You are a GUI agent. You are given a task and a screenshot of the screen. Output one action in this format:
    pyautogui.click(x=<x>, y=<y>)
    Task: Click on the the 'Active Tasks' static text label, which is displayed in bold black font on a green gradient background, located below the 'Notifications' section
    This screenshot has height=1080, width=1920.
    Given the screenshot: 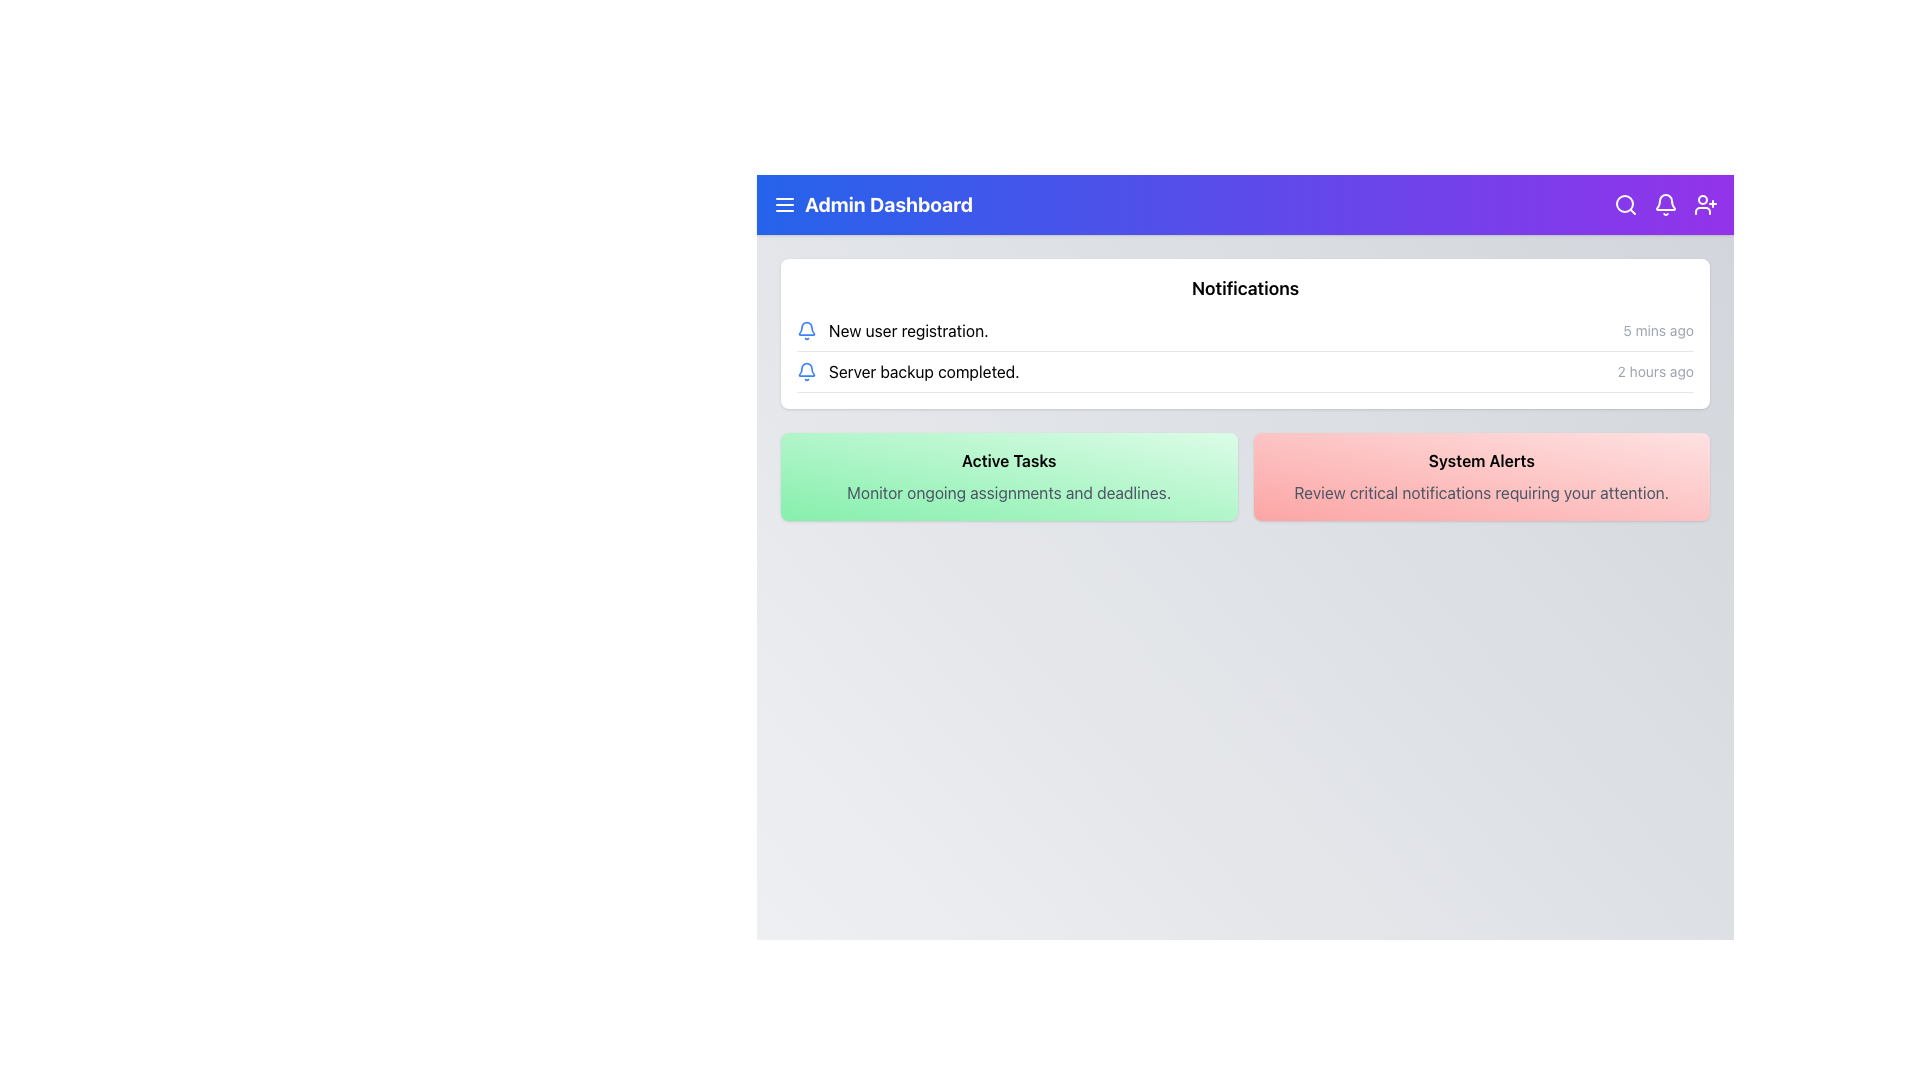 What is the action you would take?
    pyautogui.click(x=1009, y=461)
    